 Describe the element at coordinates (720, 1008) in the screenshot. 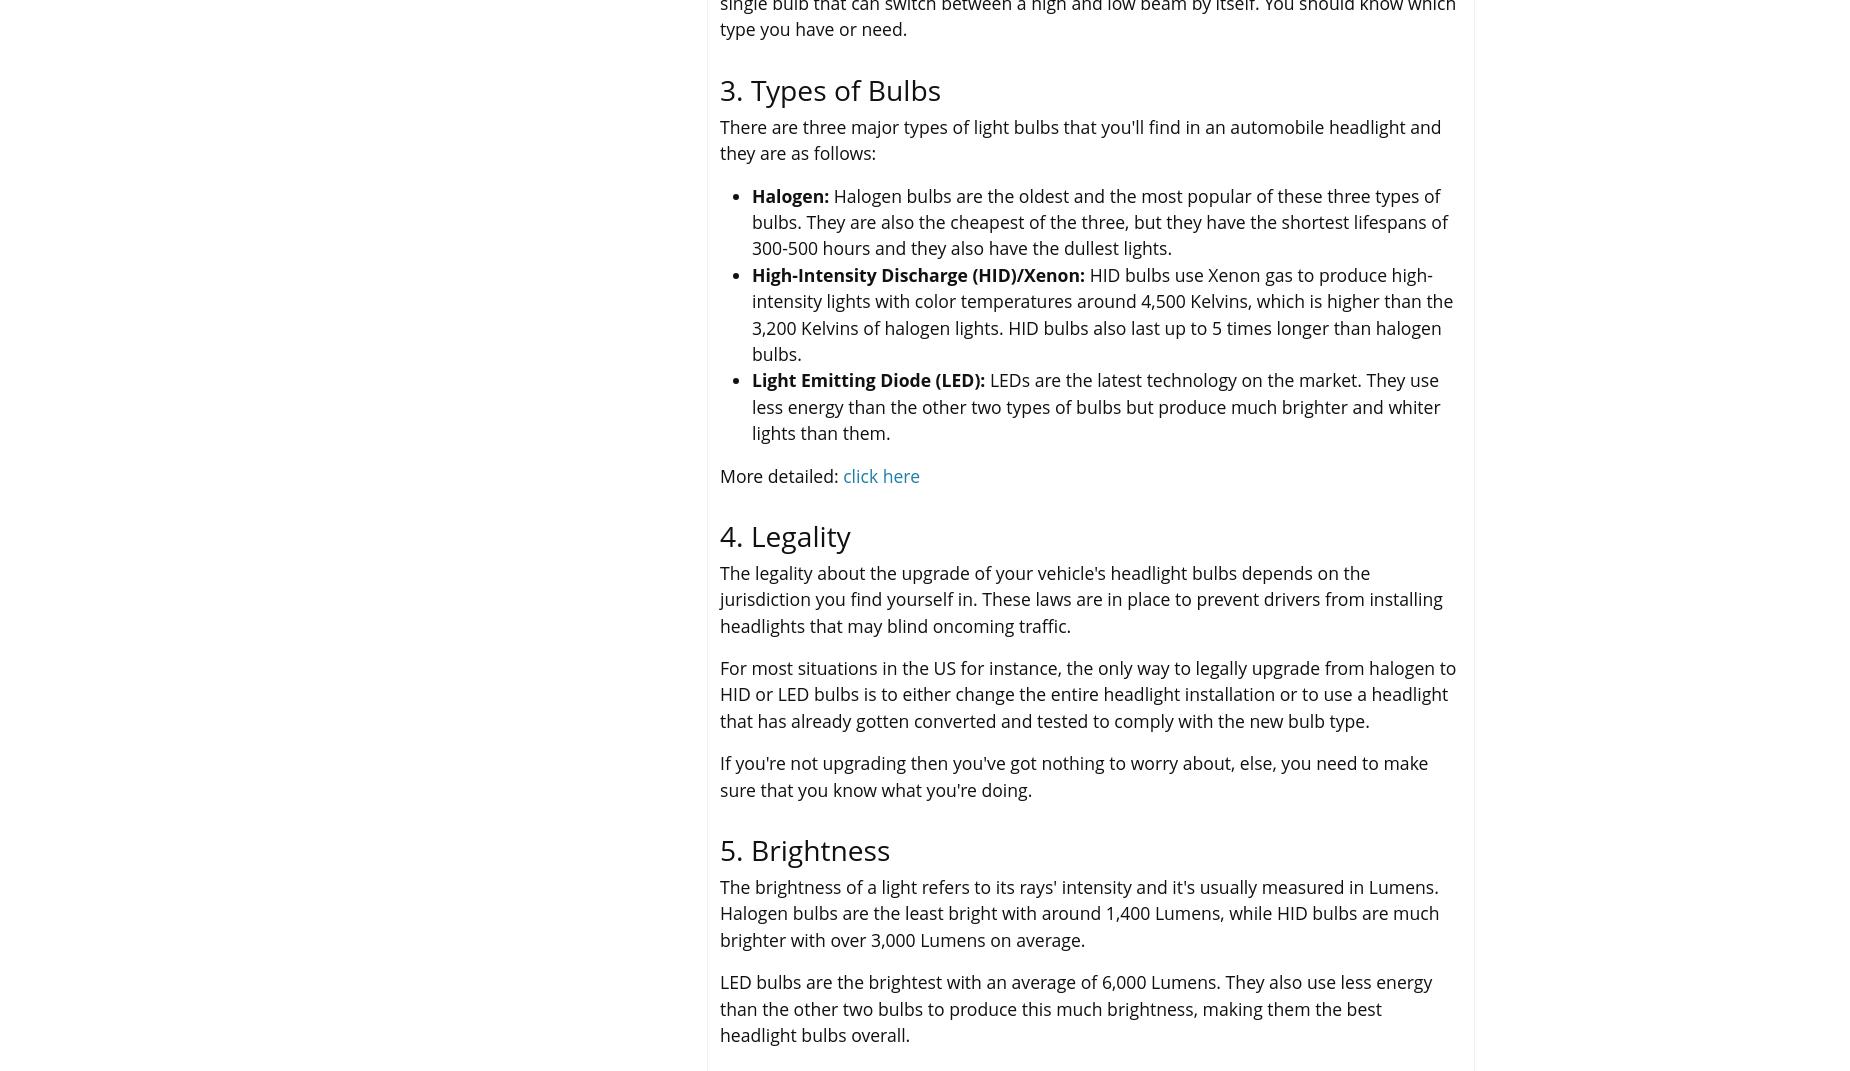

I see `'LED bulbs are the brightest with an average of 6,000 Lumens. They also use less energy than the other two bulbs to produce this much brightness, making them the best headlight bulbs overall.'` at that location.